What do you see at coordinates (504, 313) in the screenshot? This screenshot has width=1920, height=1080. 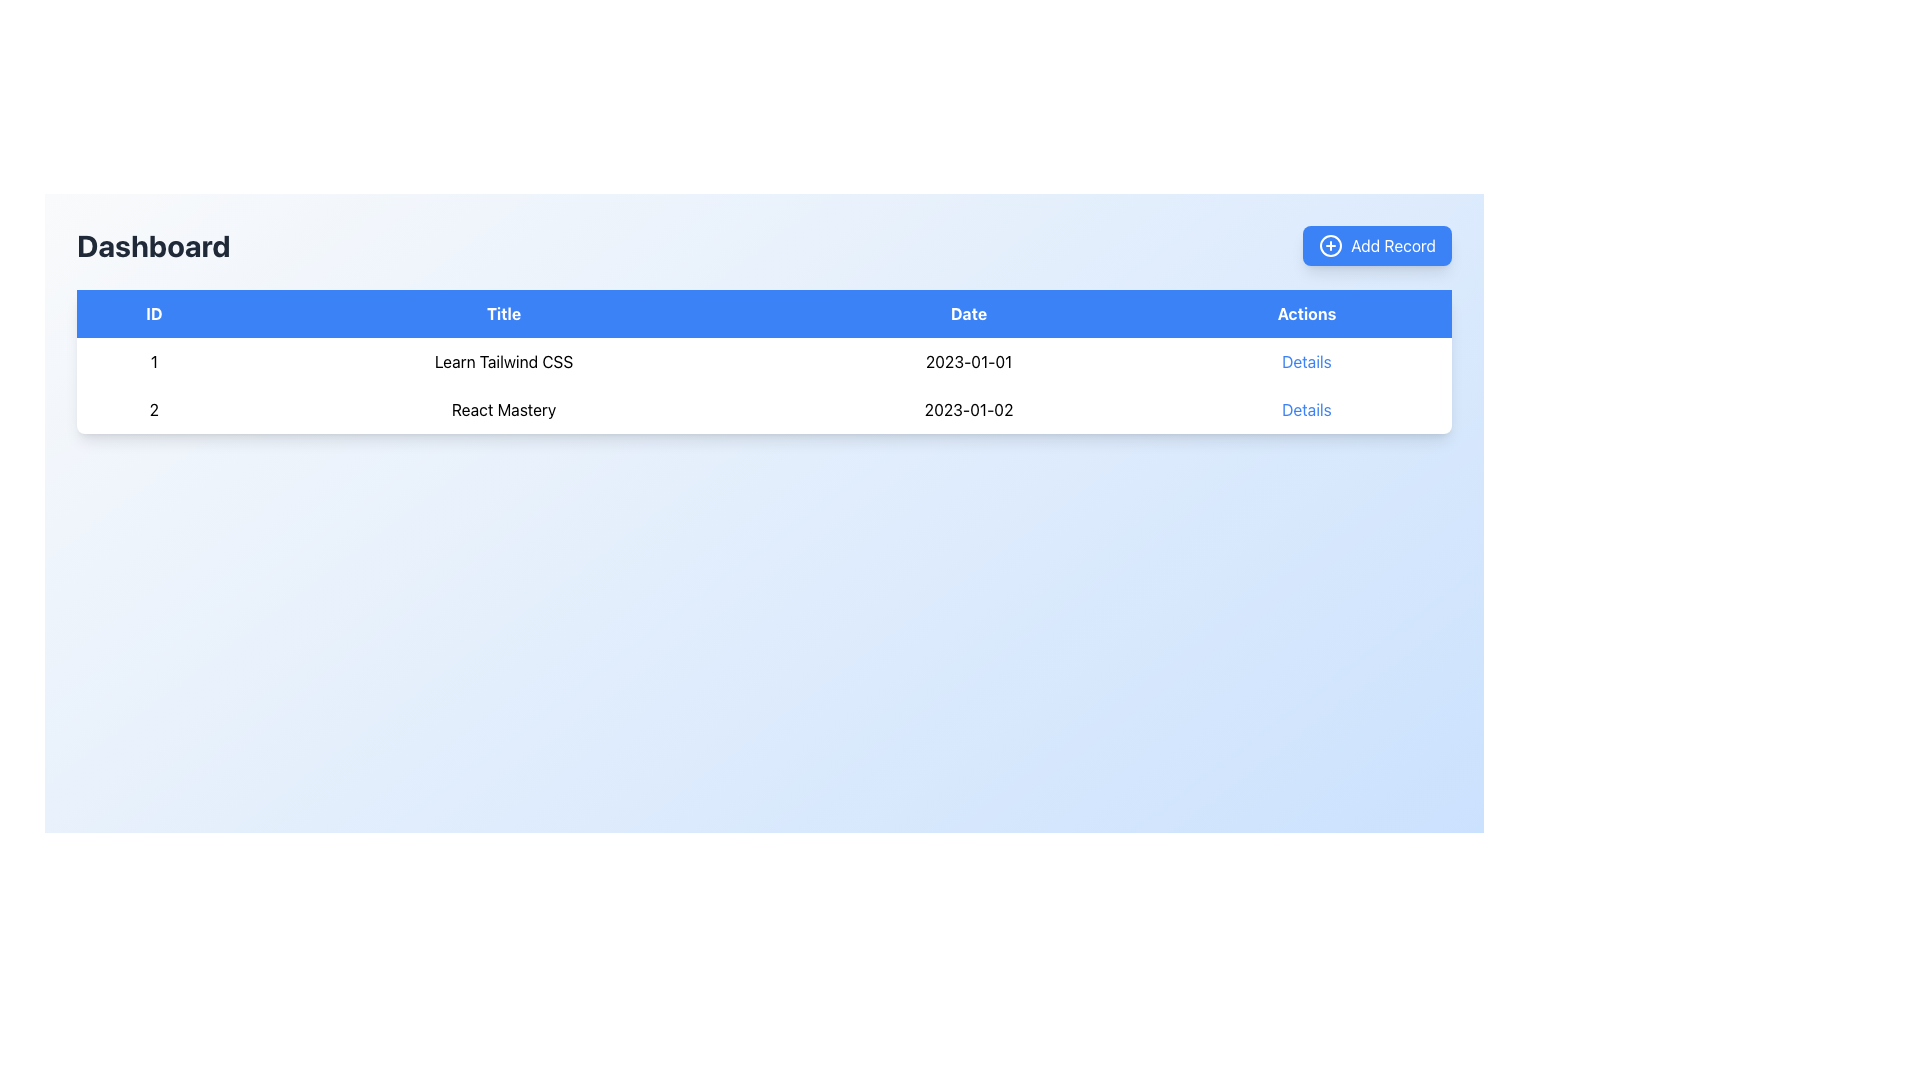 I see `the bold blue Header Cell labeled 'Title' that is part of the top row in the data table, situated between 'ID' and 'Date'` at bounding box center [504, 313].